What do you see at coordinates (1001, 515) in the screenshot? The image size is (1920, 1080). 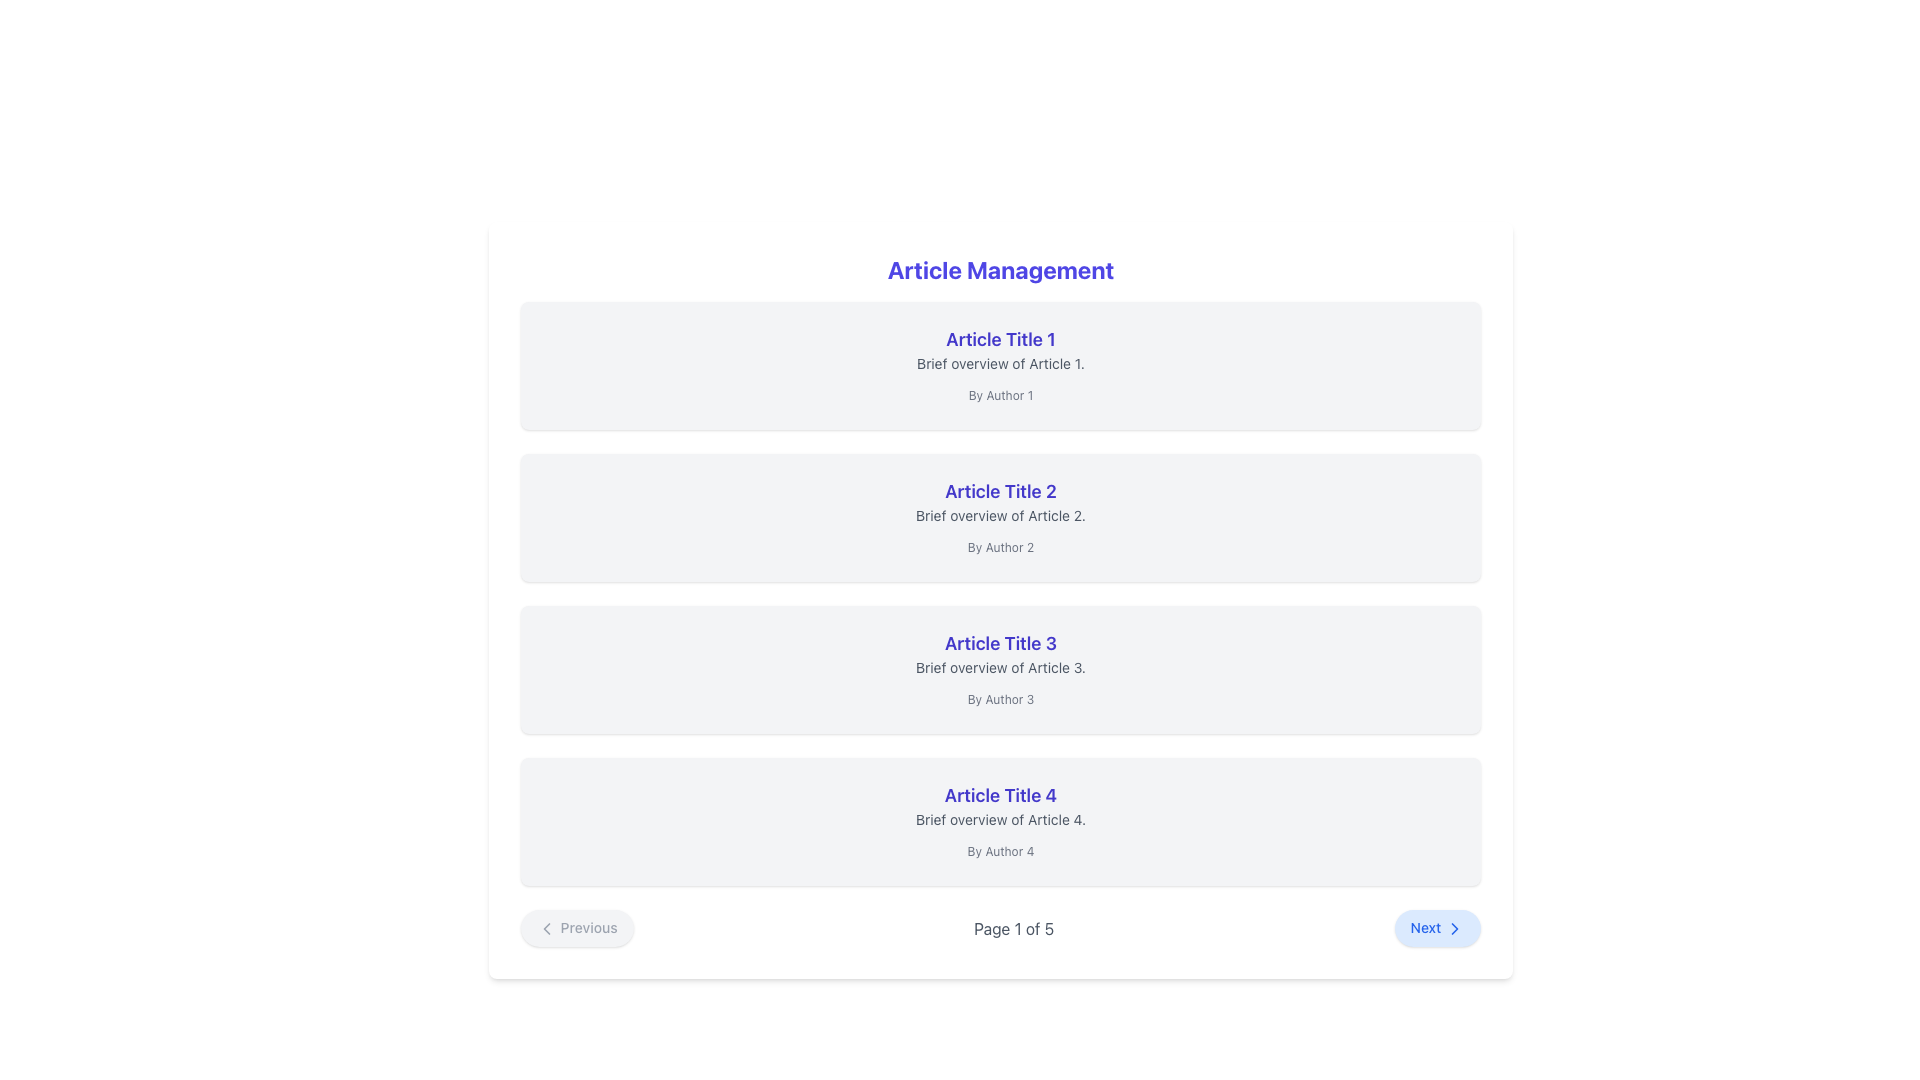 I see `the text element displaying 'Brief overview of Article 2.' which is positioned beneath 'Article Title 2' and above 'By Author 2'` at bounding box center [1001, 515].